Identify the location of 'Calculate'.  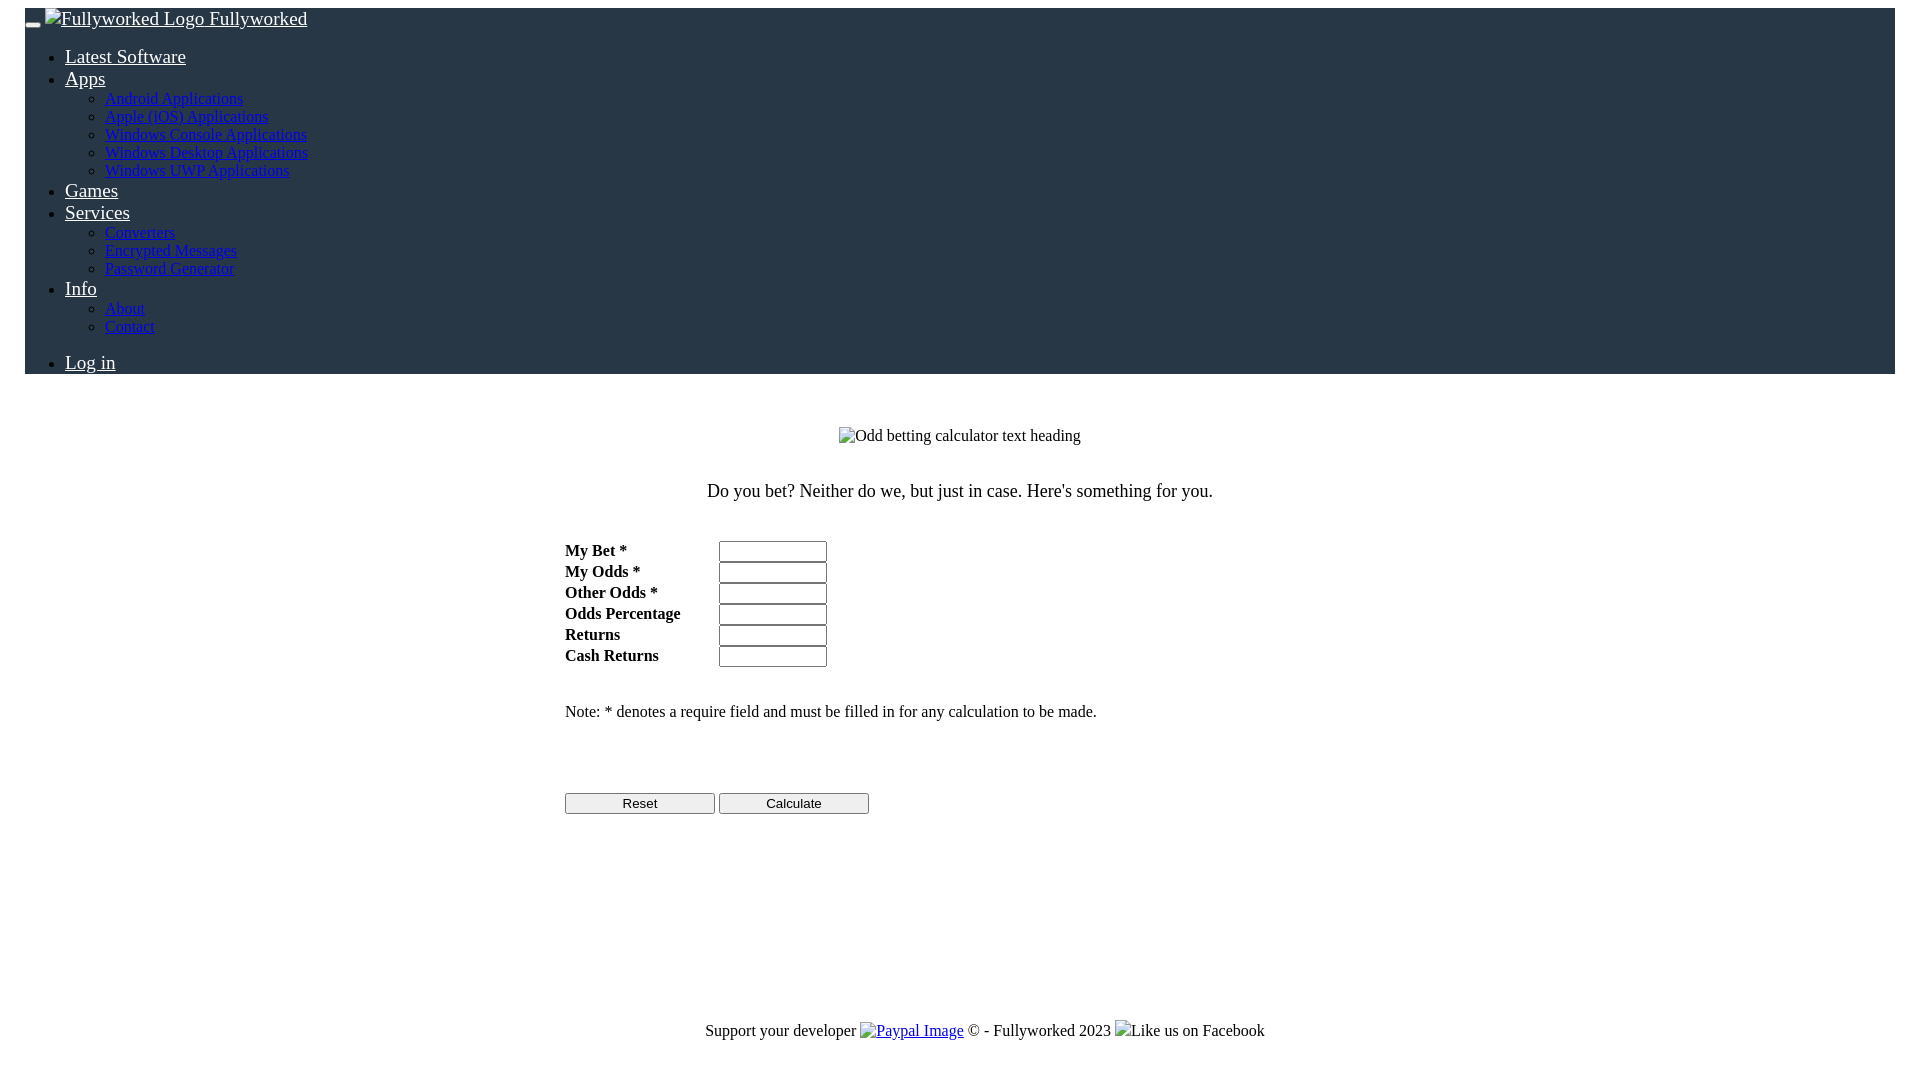
(792, 802).